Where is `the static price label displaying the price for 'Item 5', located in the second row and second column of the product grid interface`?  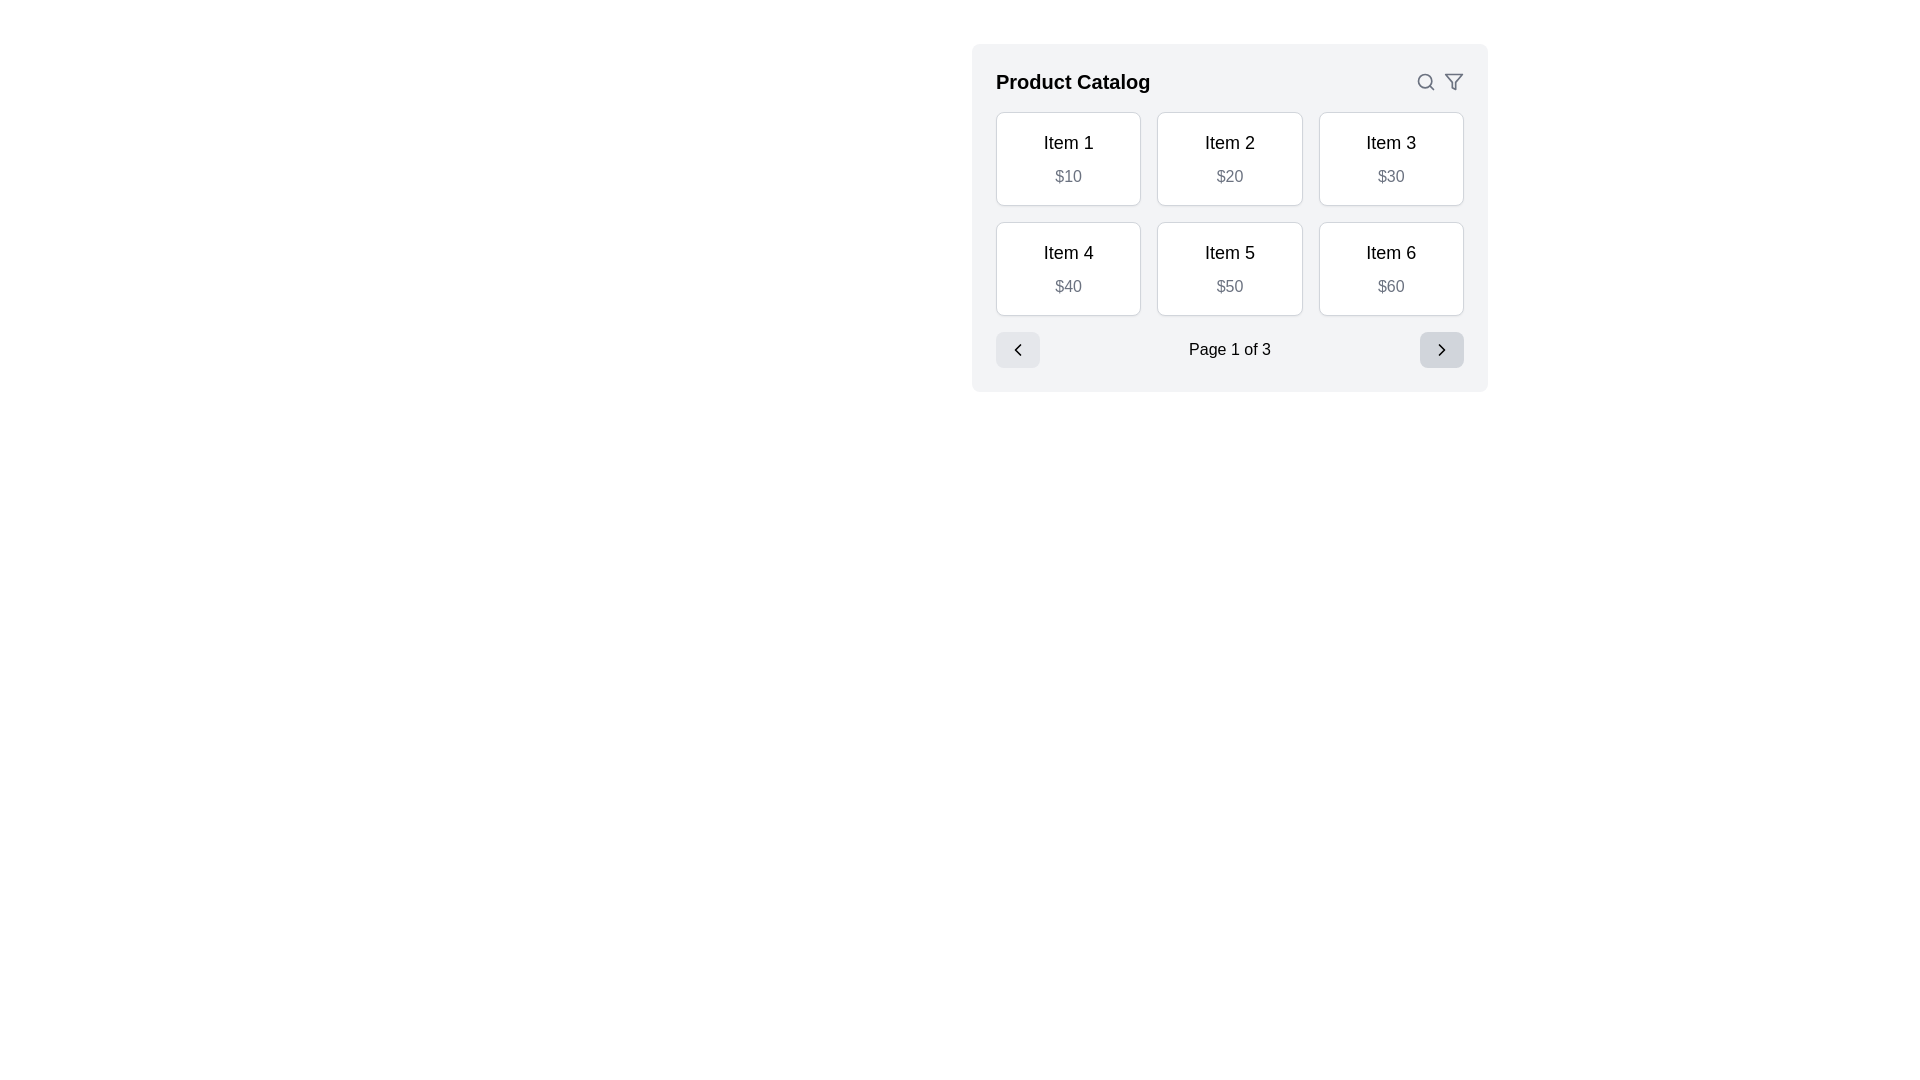
the static price label displaying the price for 'Item 5', located in the second row and second column of the product grid interface is located at coordinates (1228, 286).